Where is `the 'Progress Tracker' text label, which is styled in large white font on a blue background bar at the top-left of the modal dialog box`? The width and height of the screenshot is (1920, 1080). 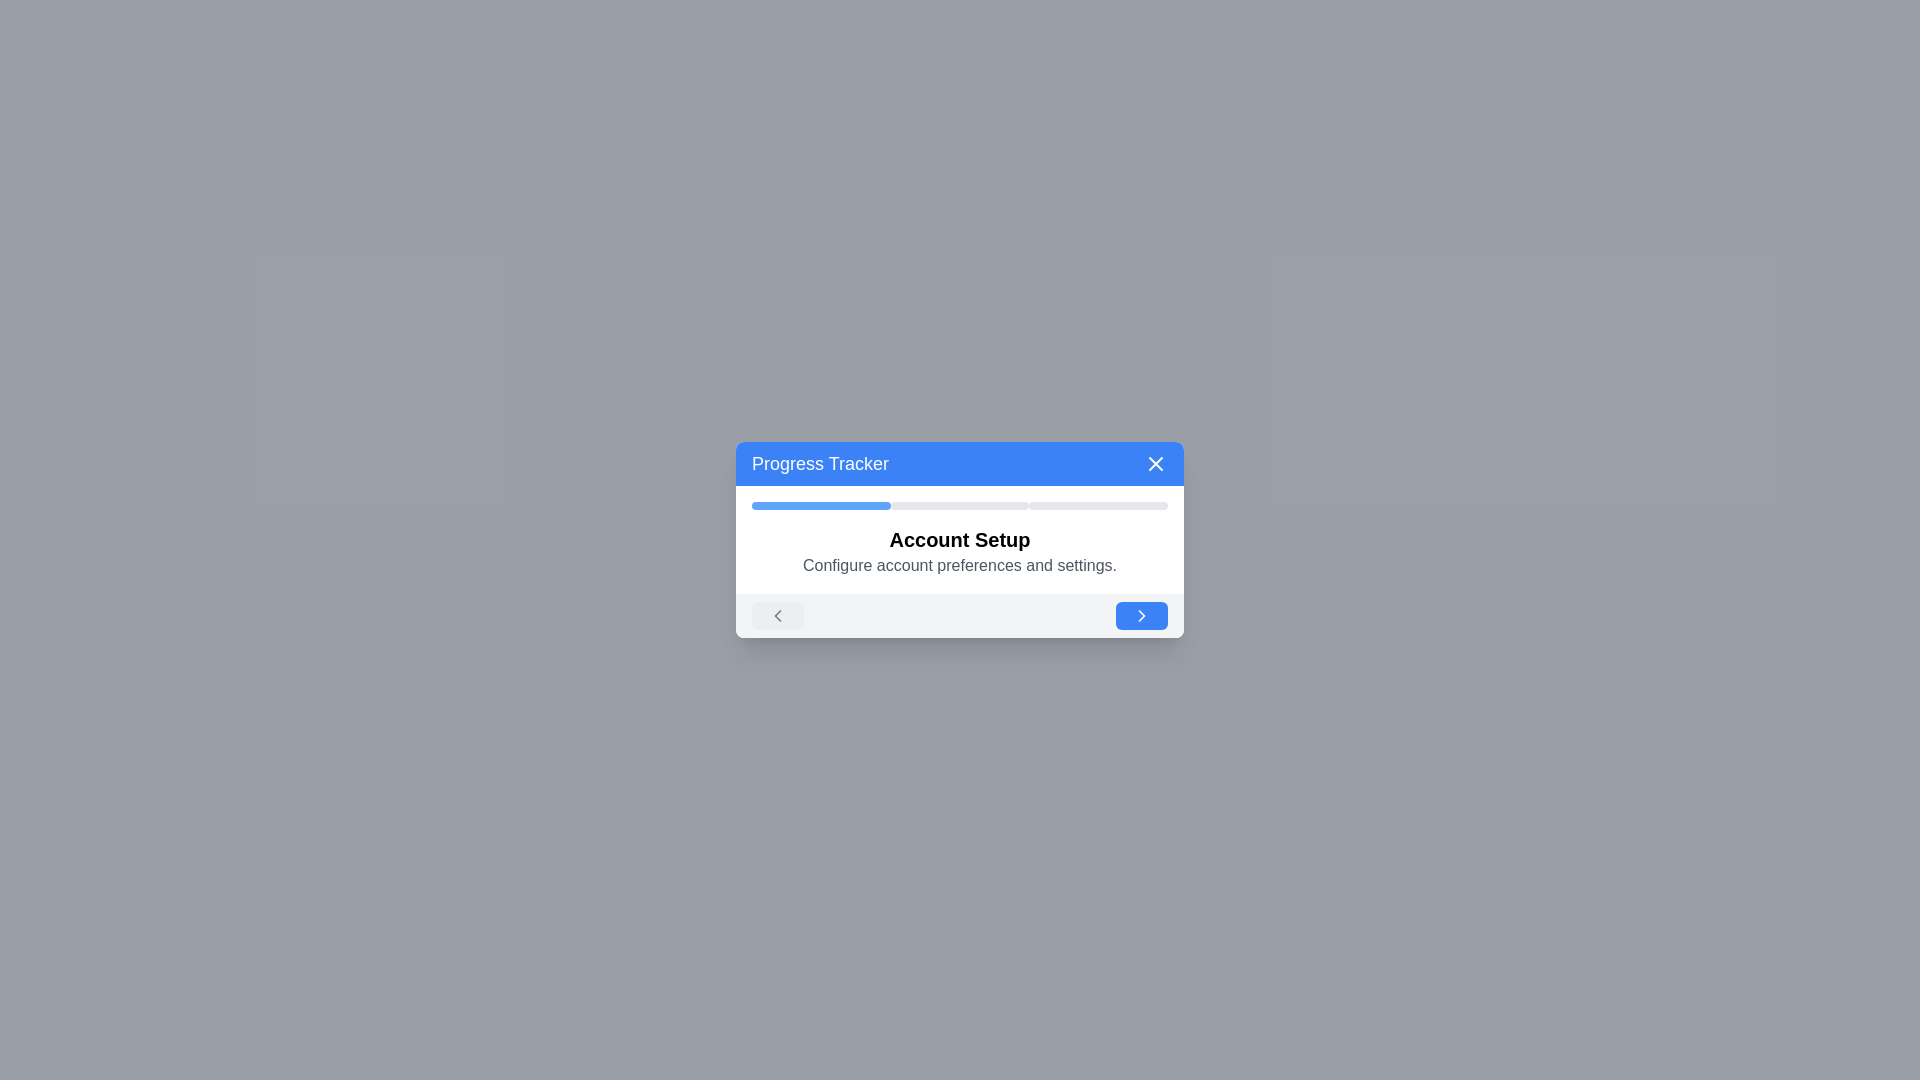
the 'Progress Tracker' text label, which is styled in large white font on a blue background bar at the top-left of the modal dialog box is located at coordinates (820, 463).